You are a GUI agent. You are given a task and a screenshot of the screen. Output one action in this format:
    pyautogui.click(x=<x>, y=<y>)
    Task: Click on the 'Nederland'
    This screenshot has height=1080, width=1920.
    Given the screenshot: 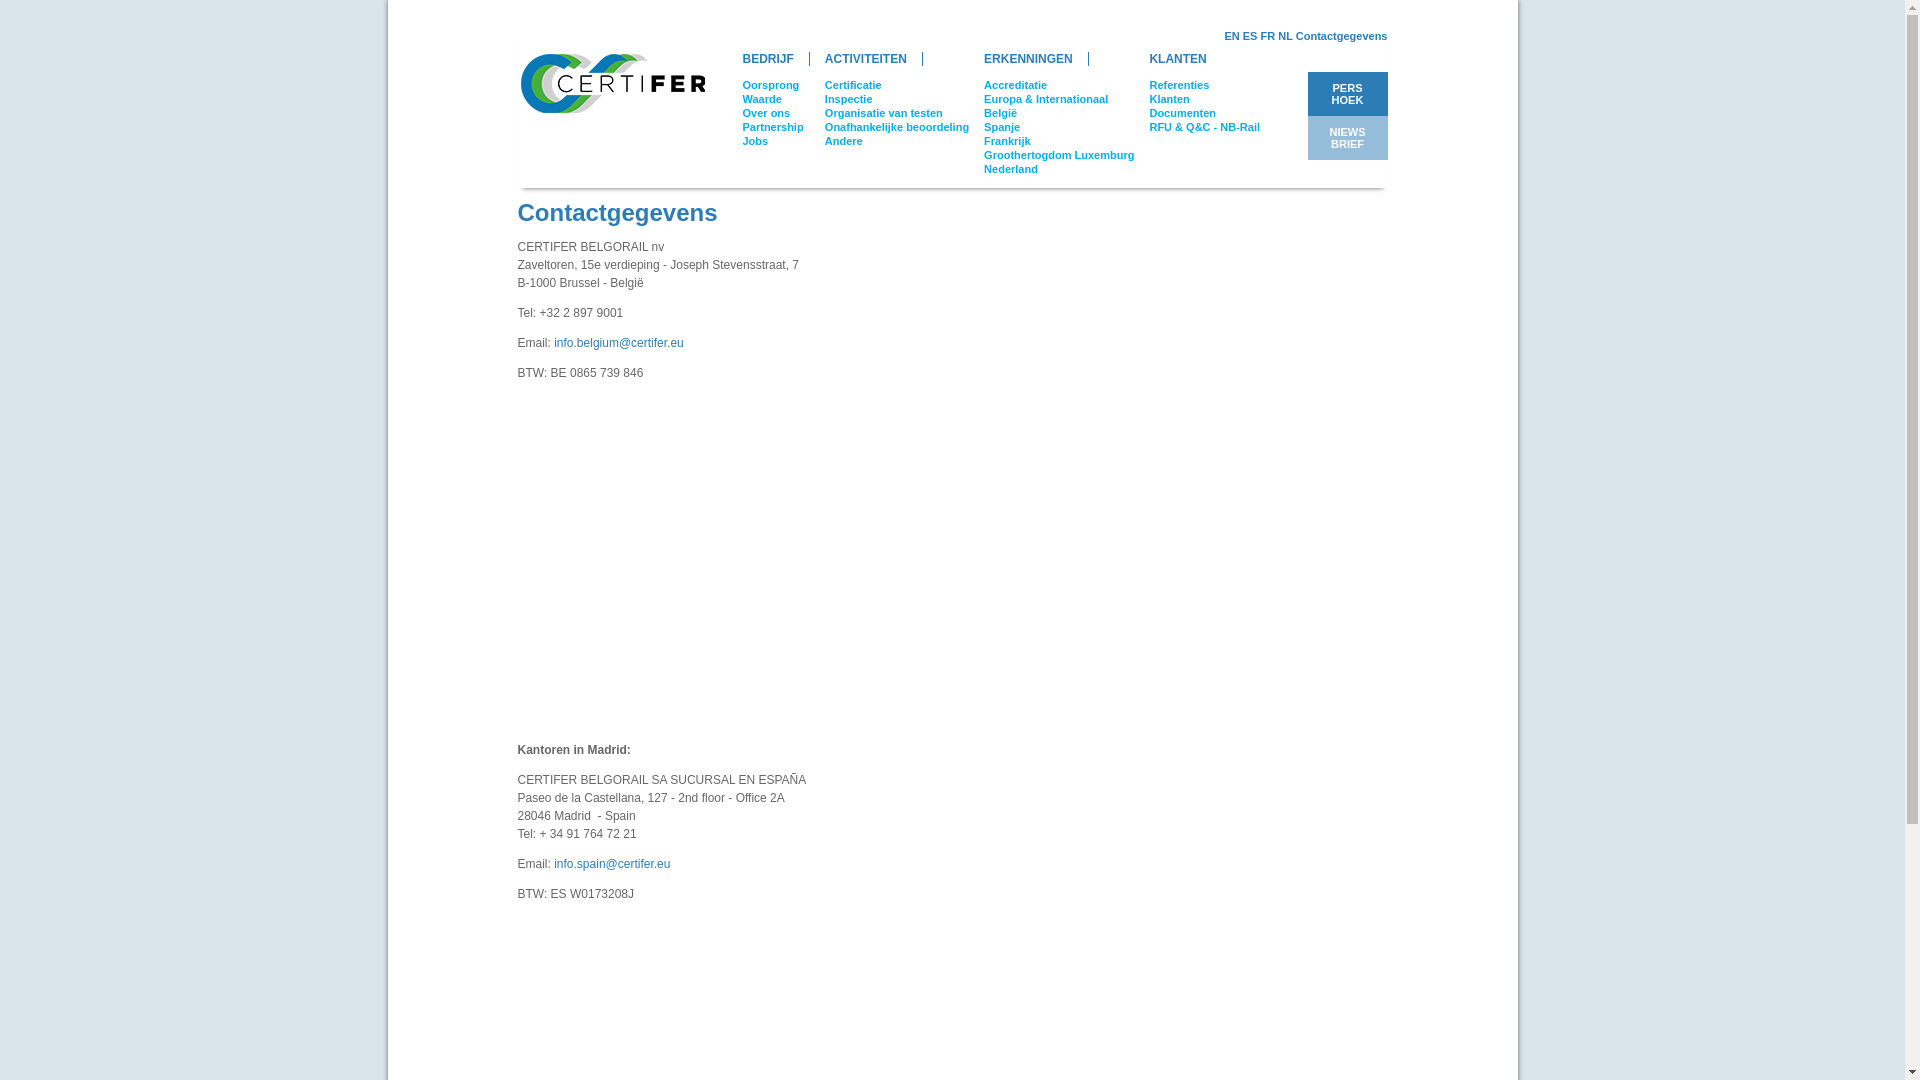 What is the action you would take?
    pyautogui.click(x=1011, y=168)
    